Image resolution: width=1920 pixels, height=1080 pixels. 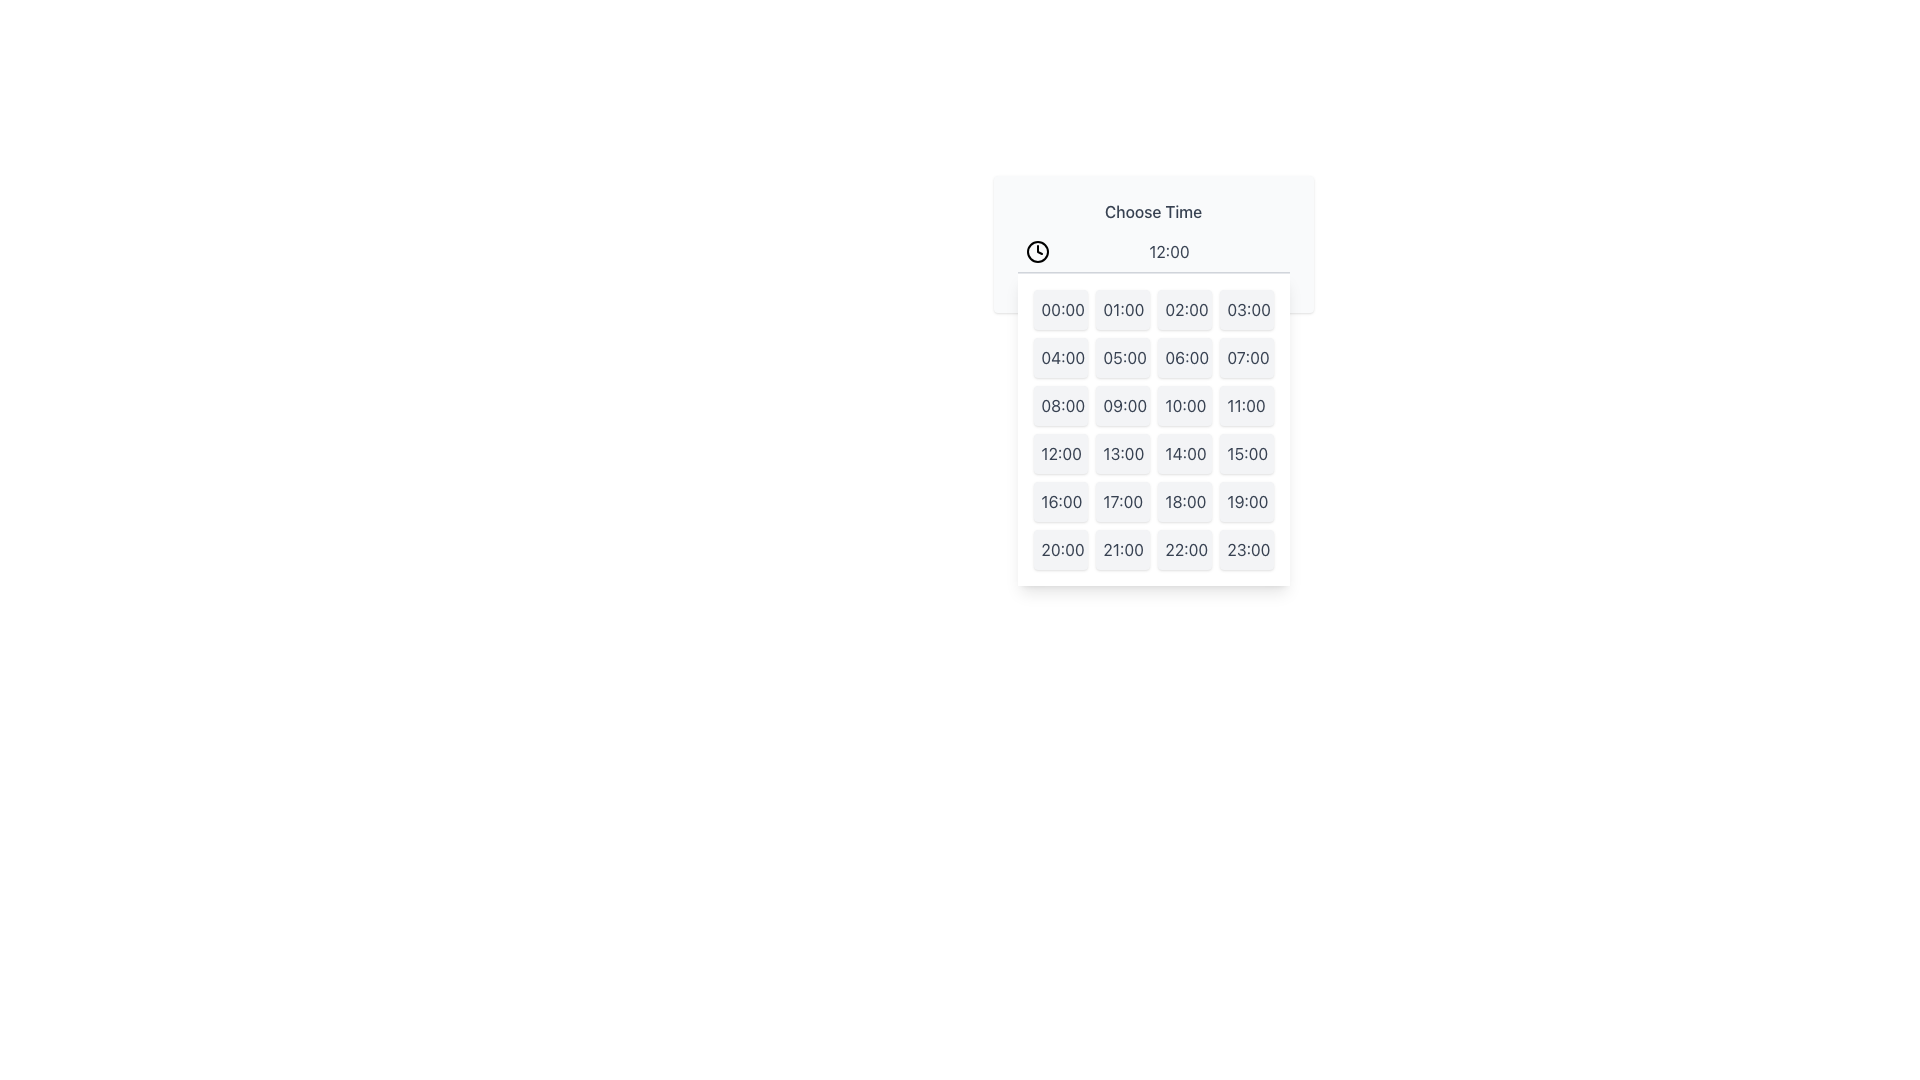 I want to click on the button displaying '19:00' which is the 20th element in a 4-column grid layout, located in the fifth row, fourth column, to change its background color to blue, so click(x=1245, y=500).